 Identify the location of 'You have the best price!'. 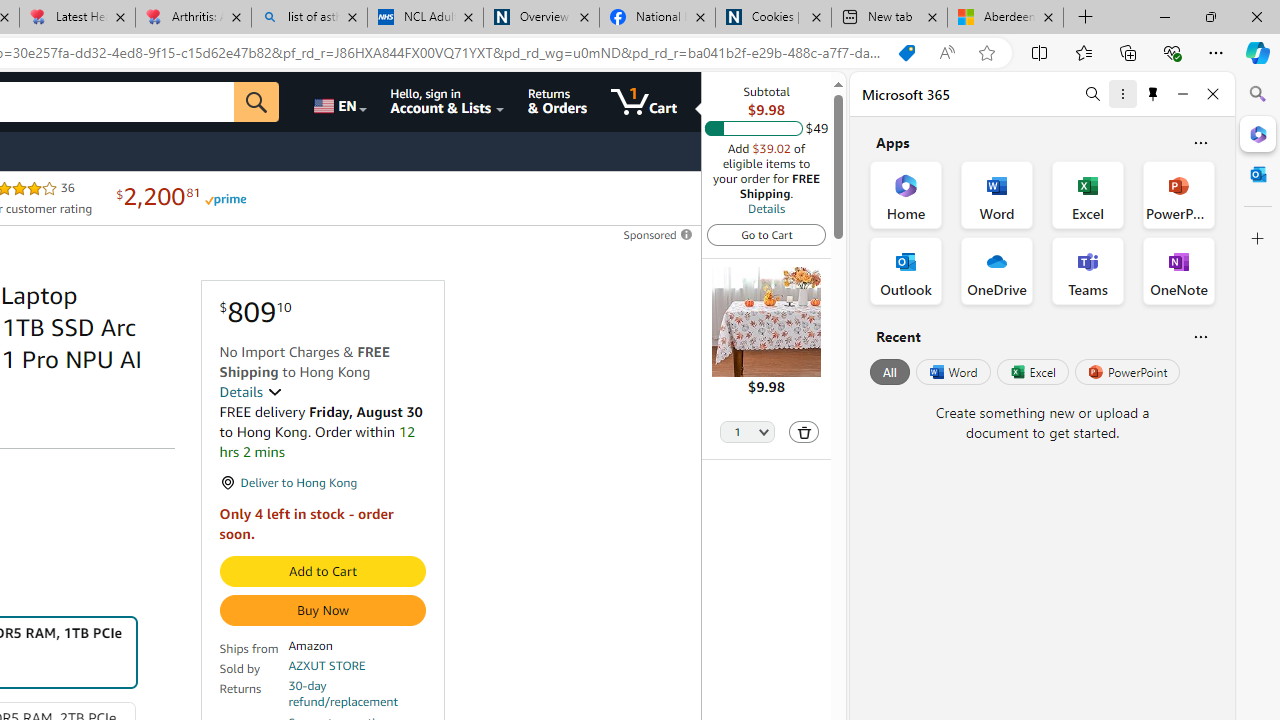
(905, 52).